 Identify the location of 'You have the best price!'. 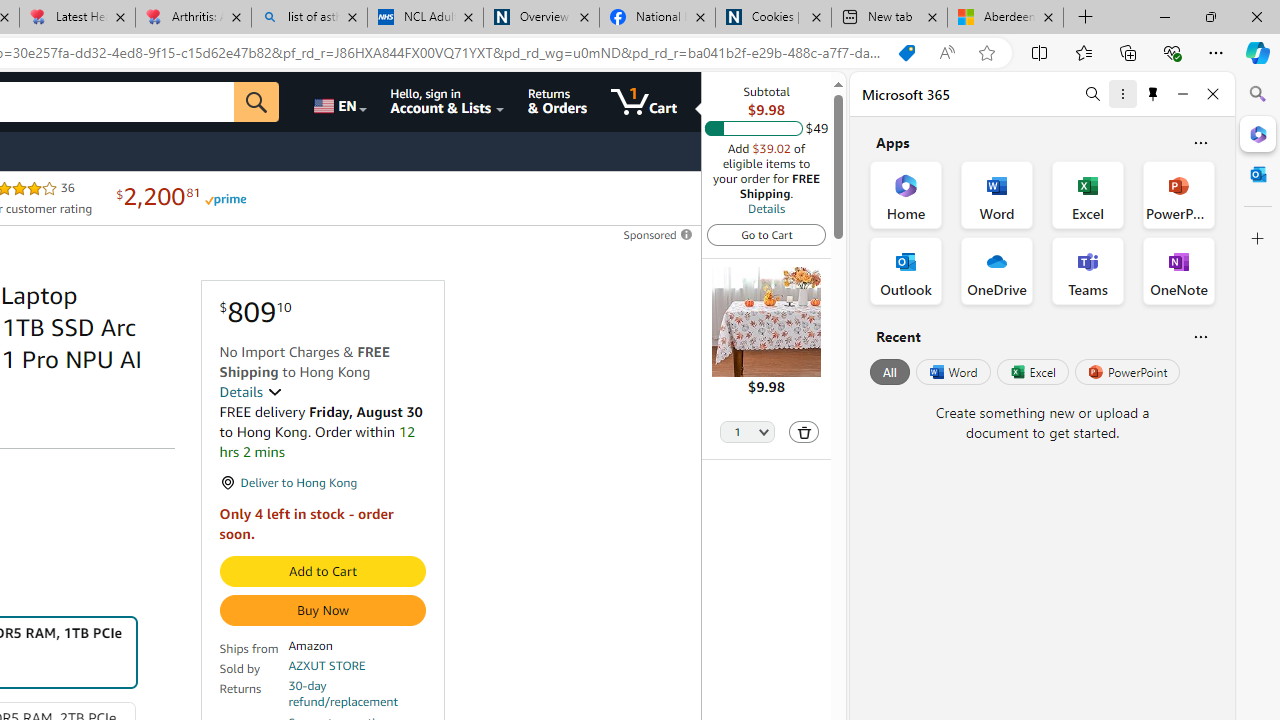
(905, 52).